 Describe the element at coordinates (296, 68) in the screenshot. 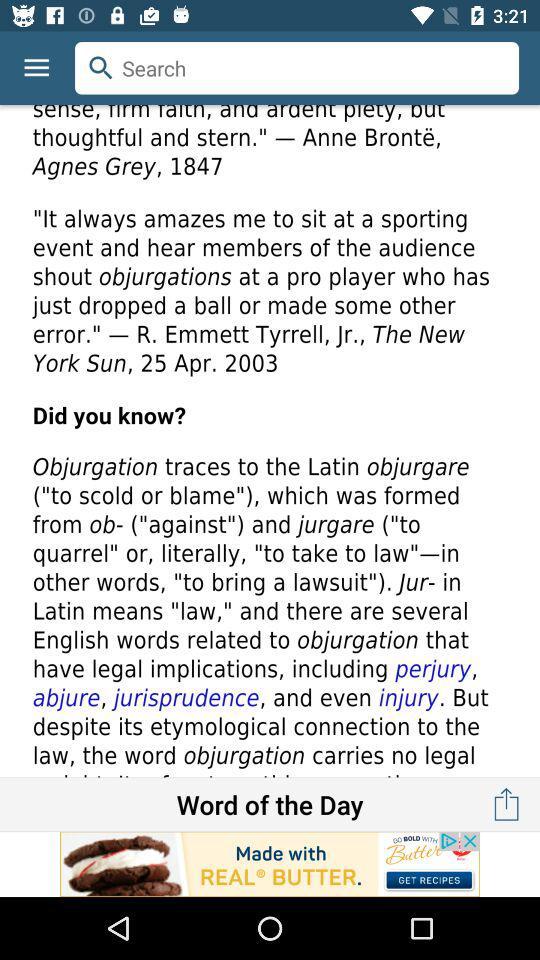

I see `search button` at that location.